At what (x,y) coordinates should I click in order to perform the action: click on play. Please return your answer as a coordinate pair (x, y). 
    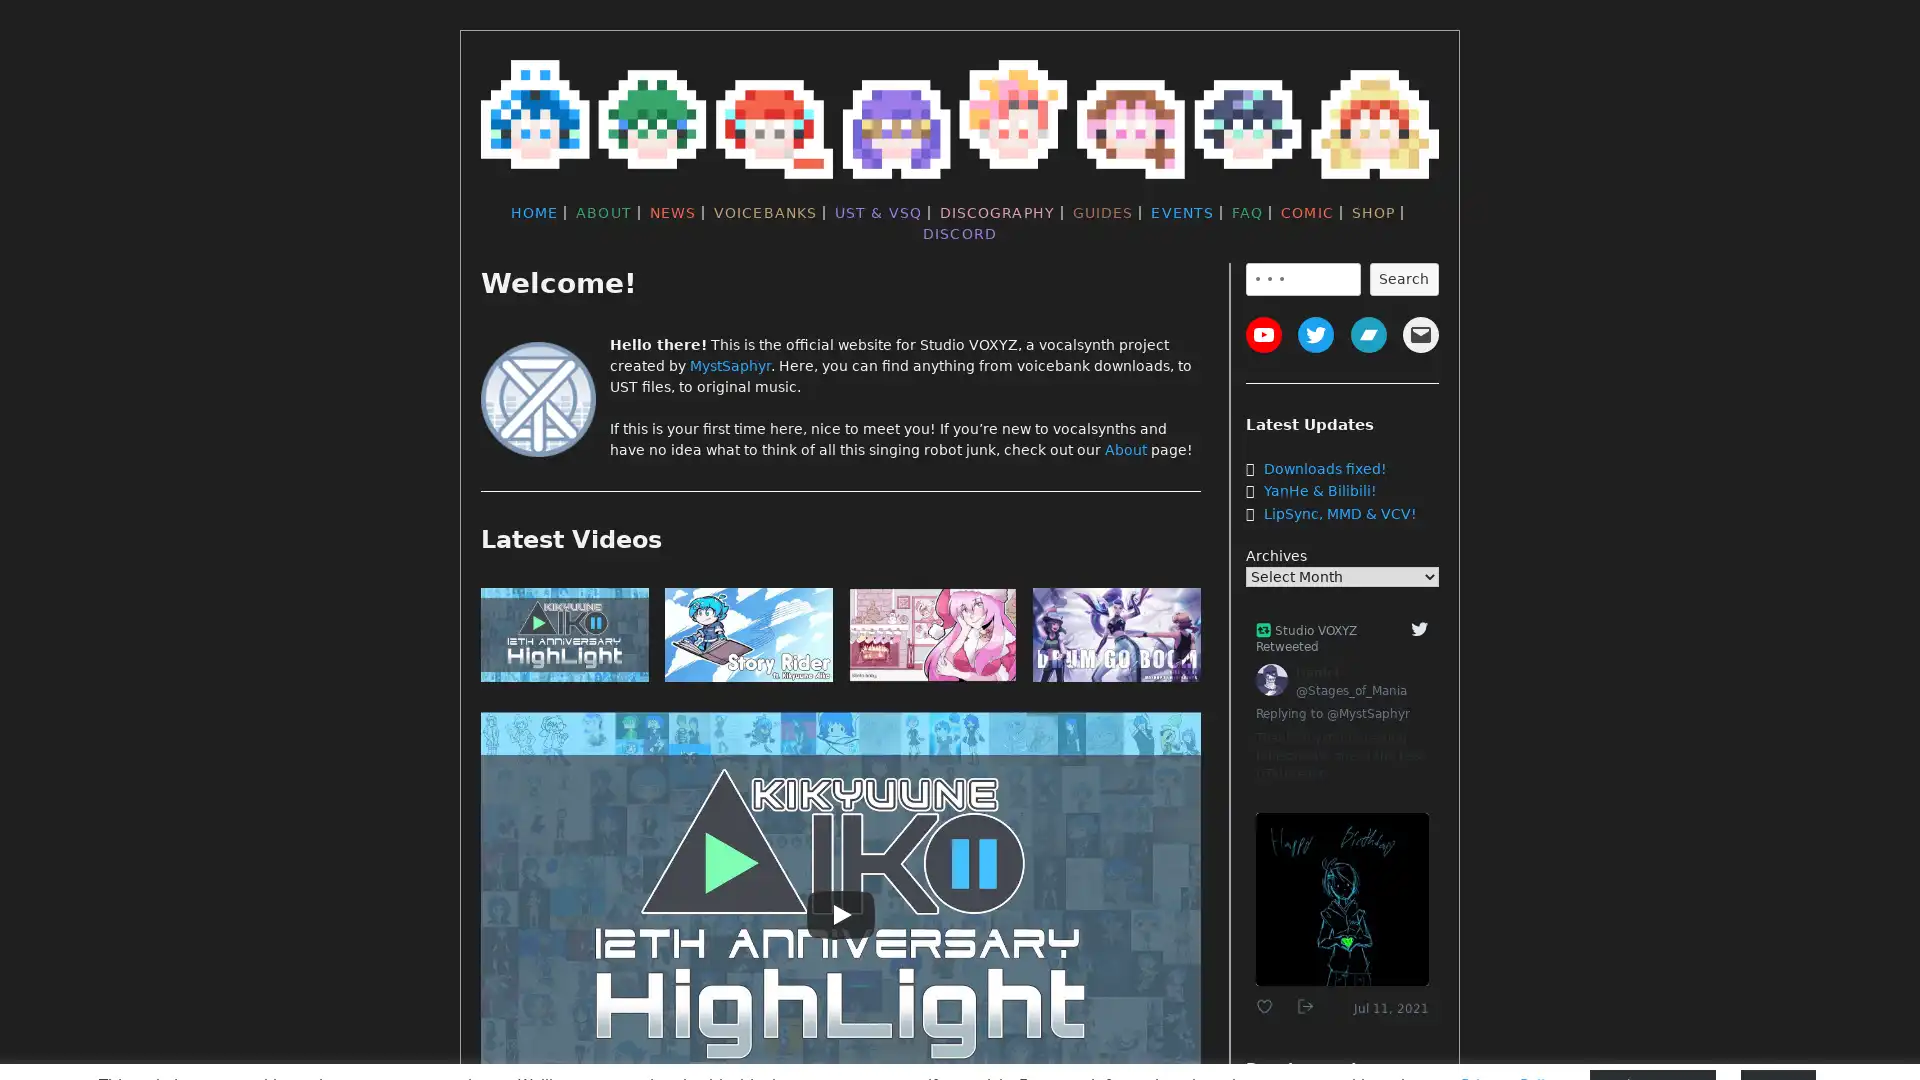
    Looking at the image, I should click on (1116, 639).